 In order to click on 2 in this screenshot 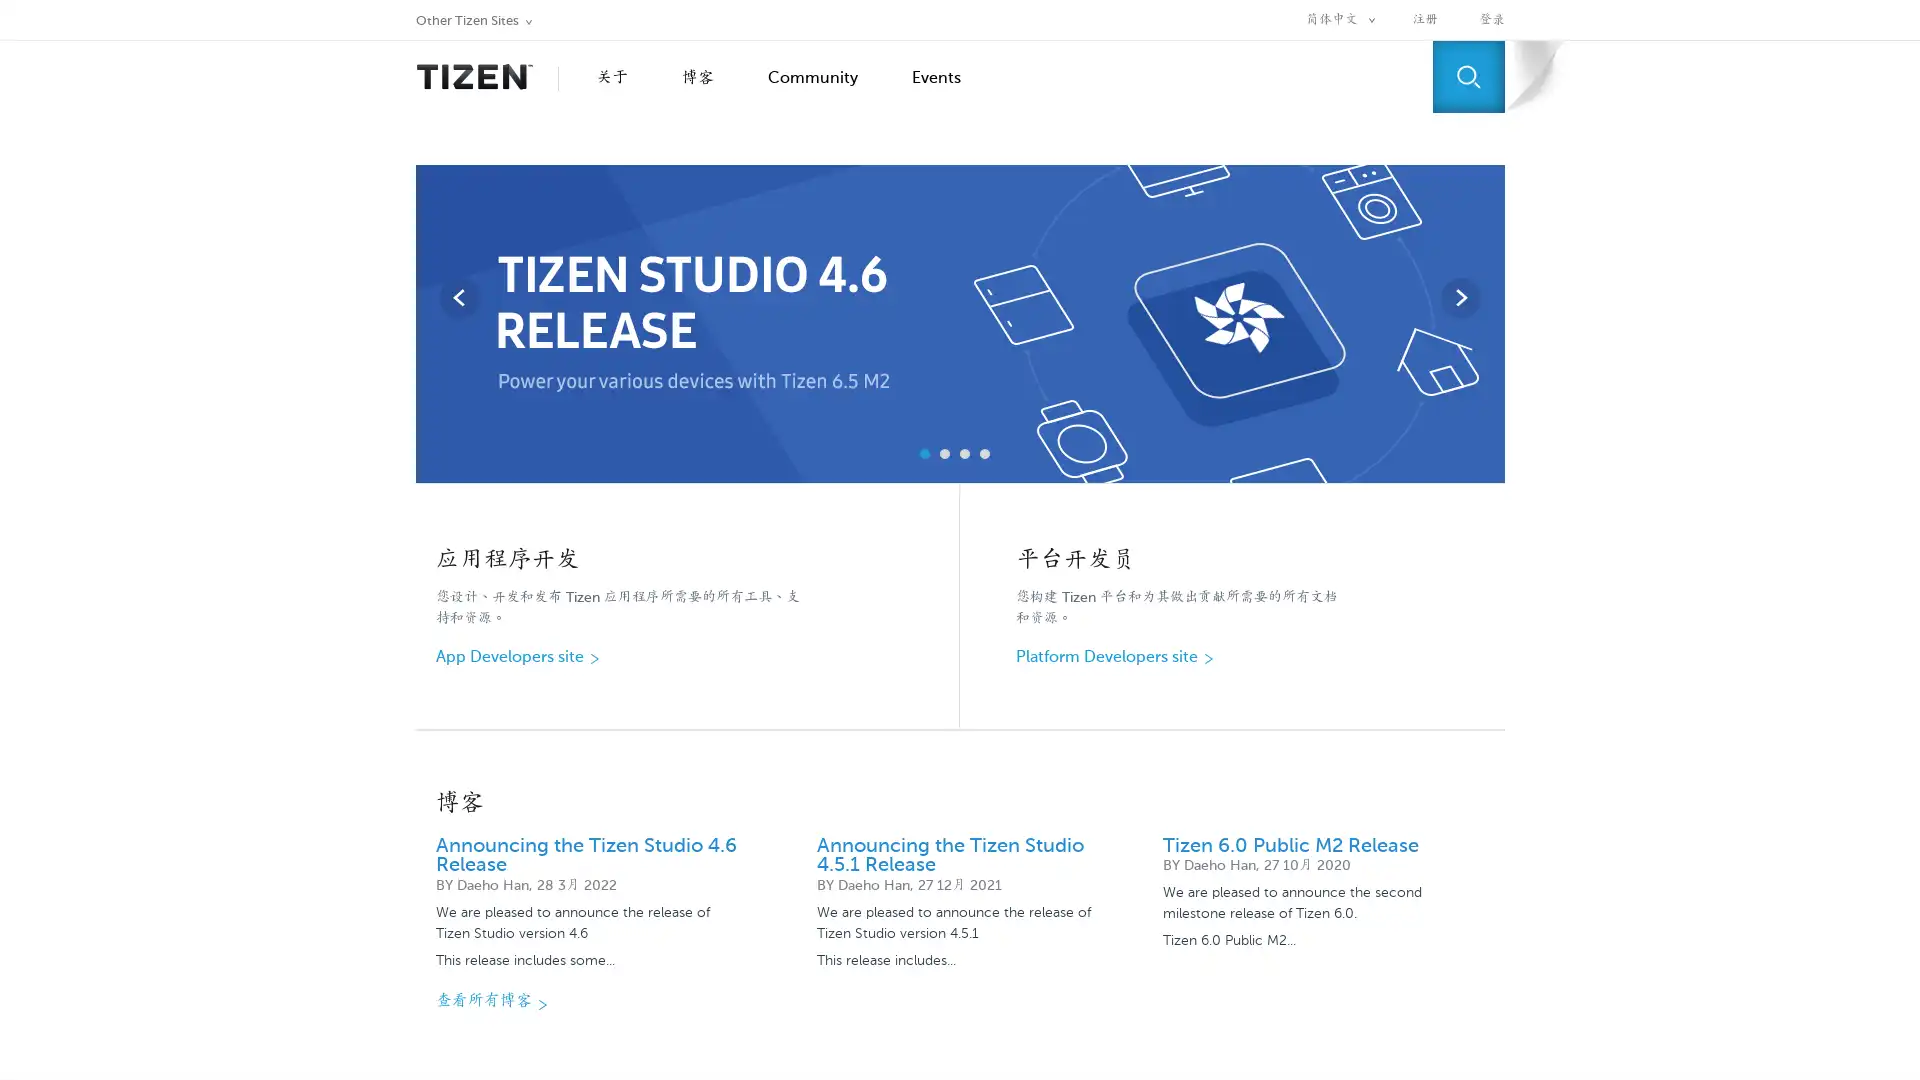, I will do `click(944, 454)`.